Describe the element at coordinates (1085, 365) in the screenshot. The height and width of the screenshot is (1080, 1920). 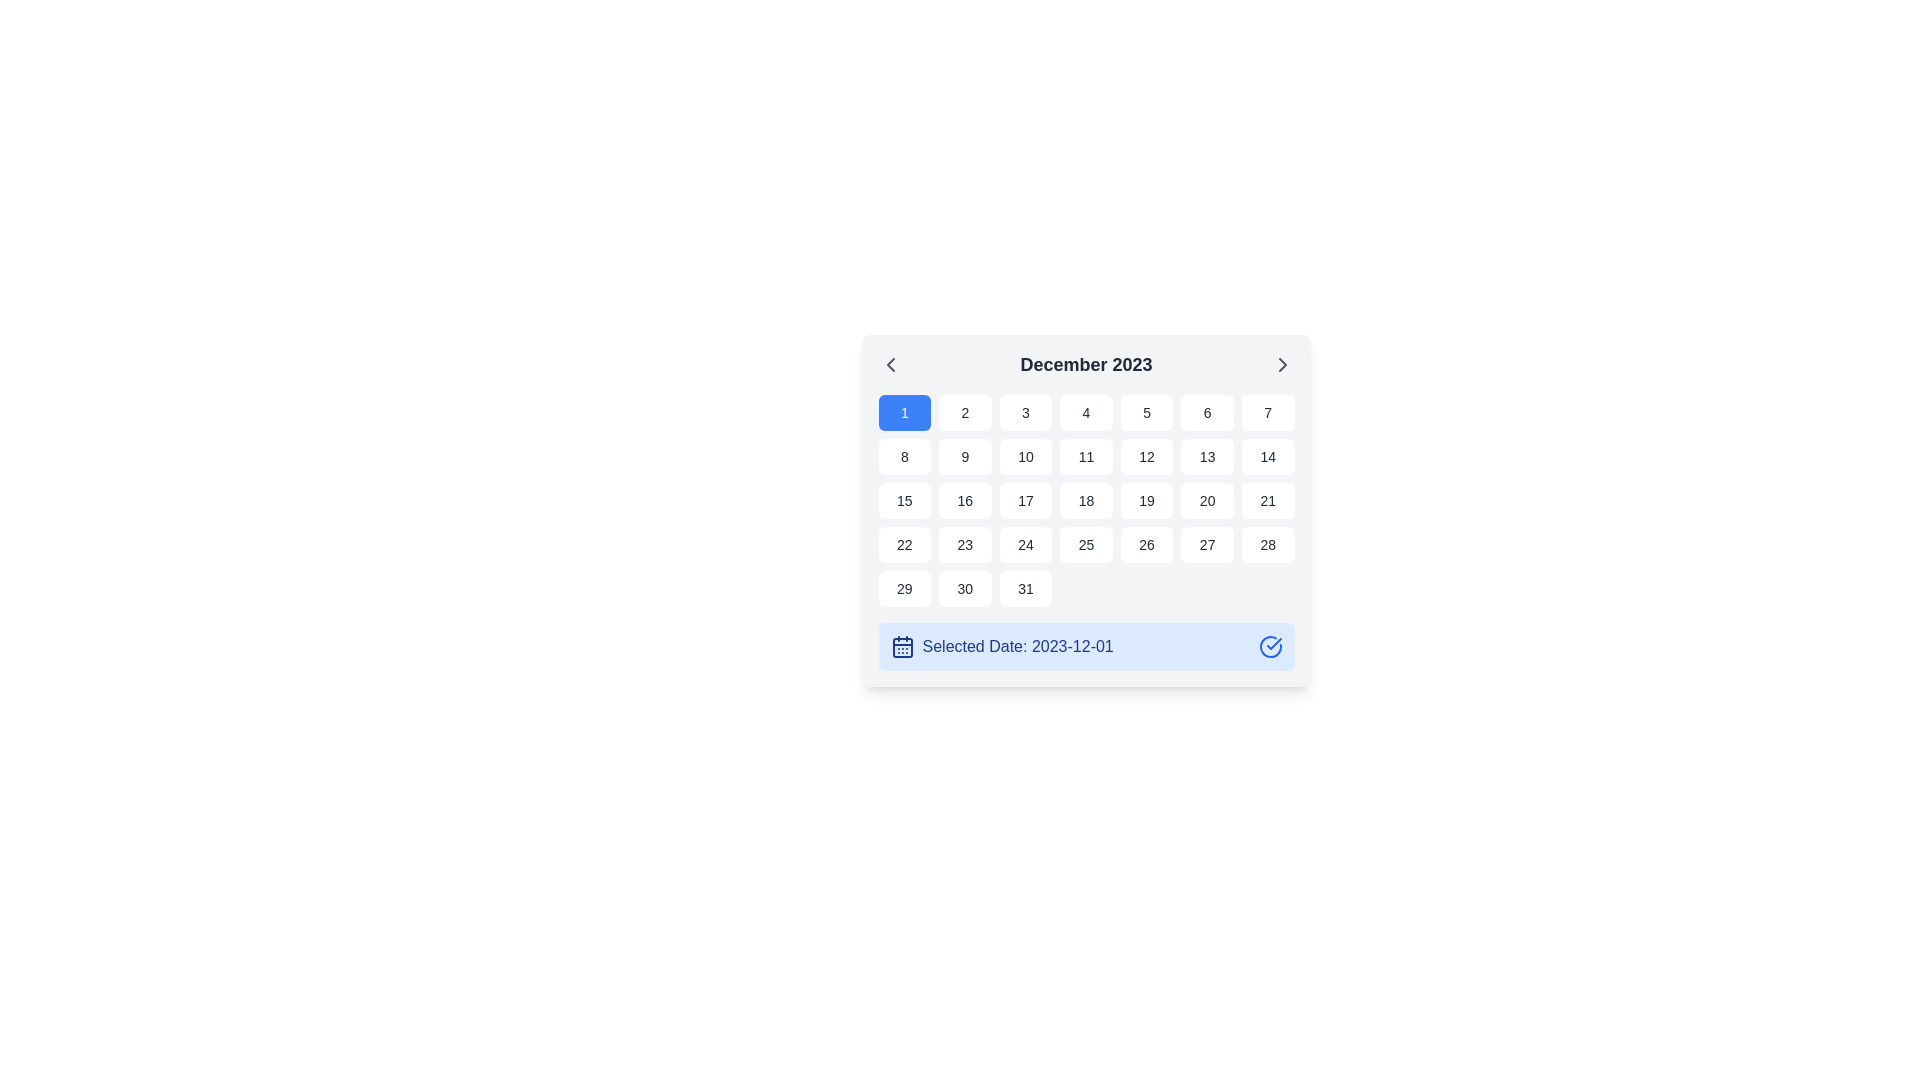
I see `displayed month and year from the Calendar header located at the top of the calendar component interface` at that location.